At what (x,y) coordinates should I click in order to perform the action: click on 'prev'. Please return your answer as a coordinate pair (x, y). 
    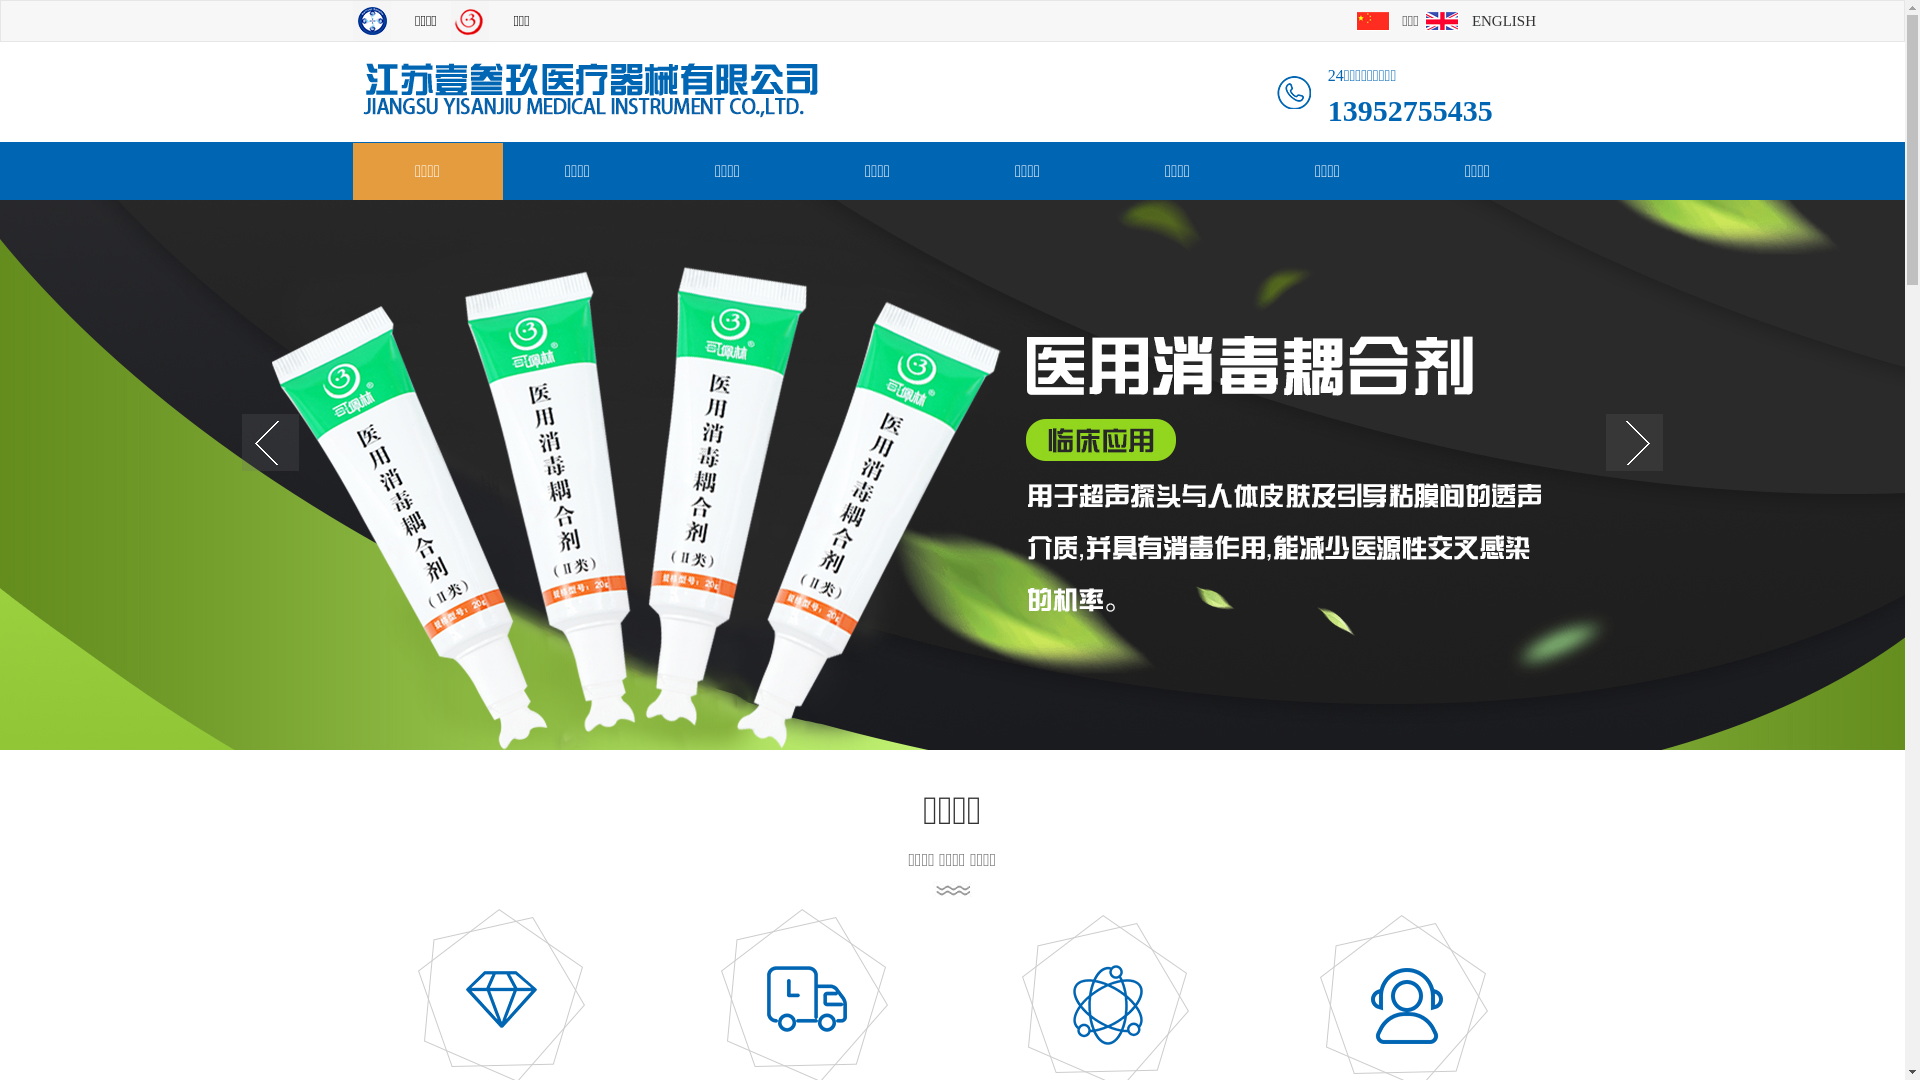
    Looking at the image, I should click on (269, 443).